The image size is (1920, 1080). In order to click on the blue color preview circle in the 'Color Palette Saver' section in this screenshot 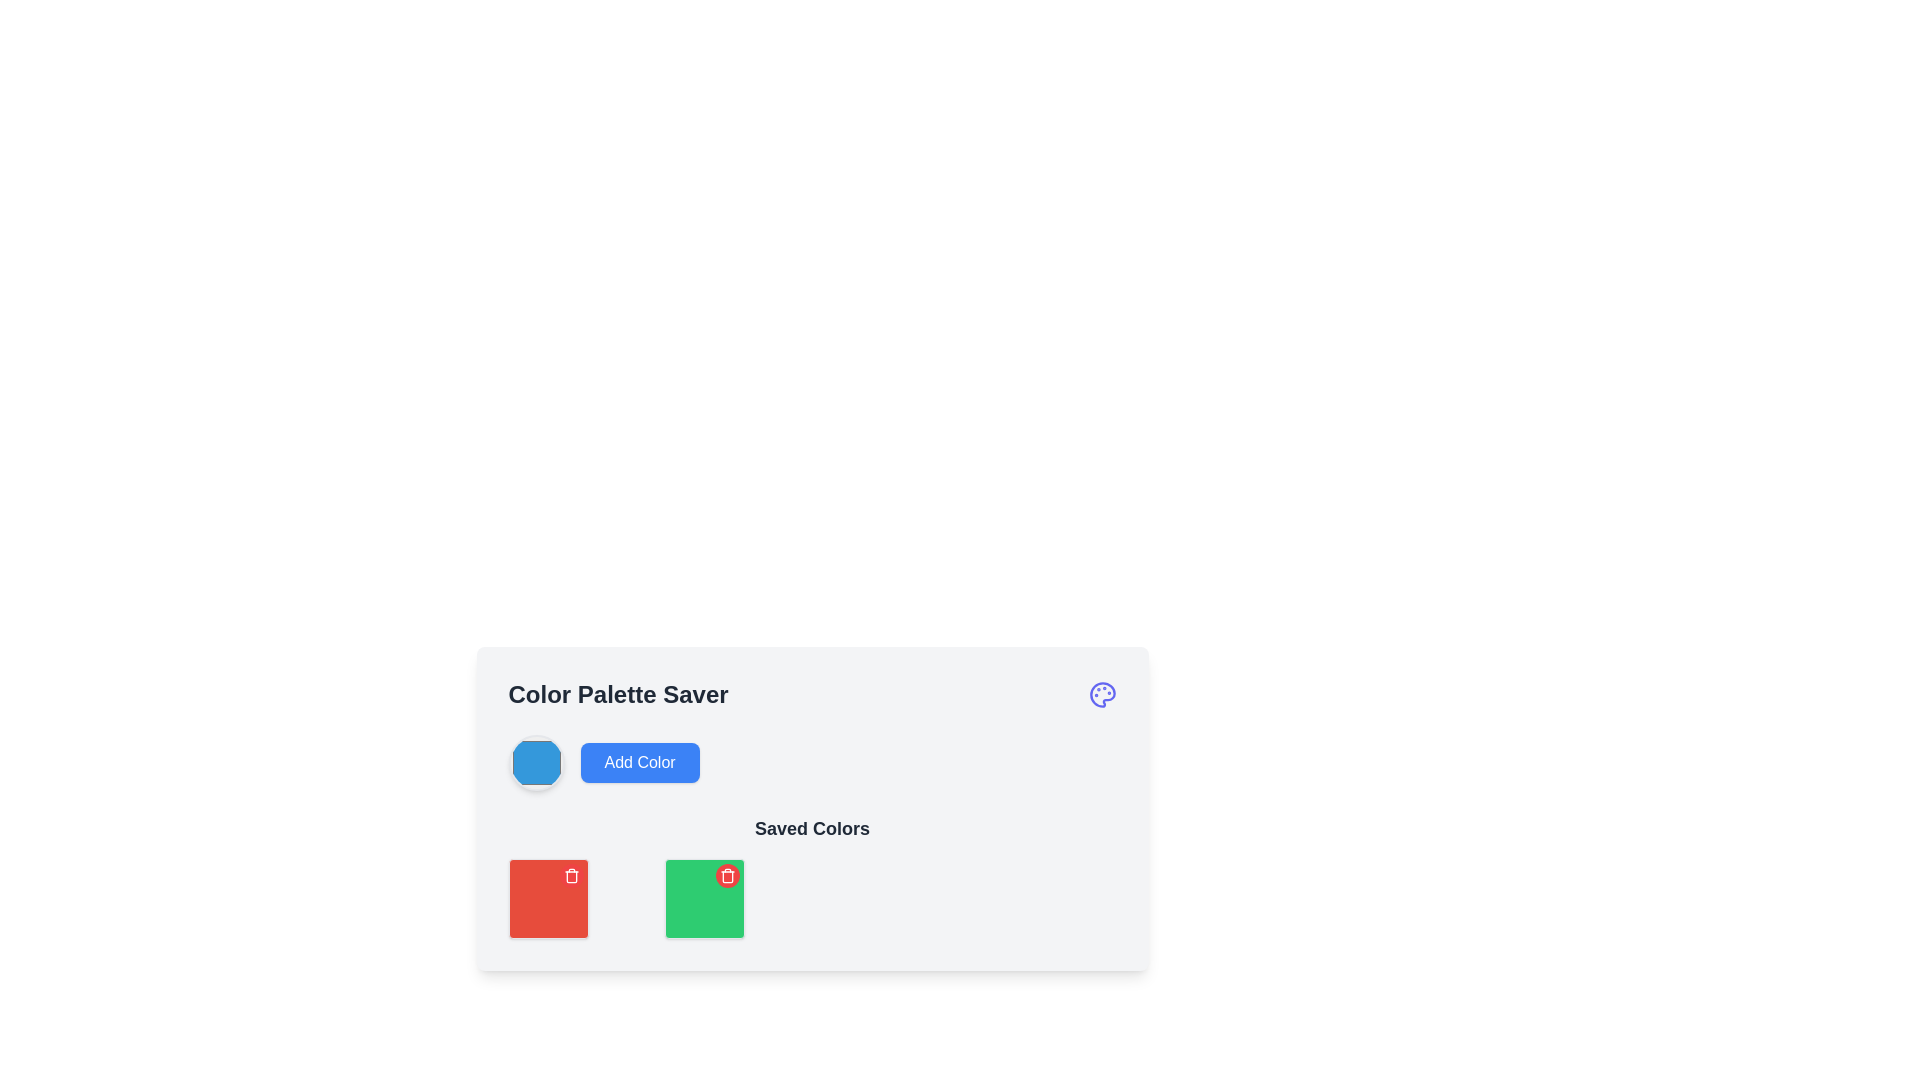, I will do `click(812, 763)`.